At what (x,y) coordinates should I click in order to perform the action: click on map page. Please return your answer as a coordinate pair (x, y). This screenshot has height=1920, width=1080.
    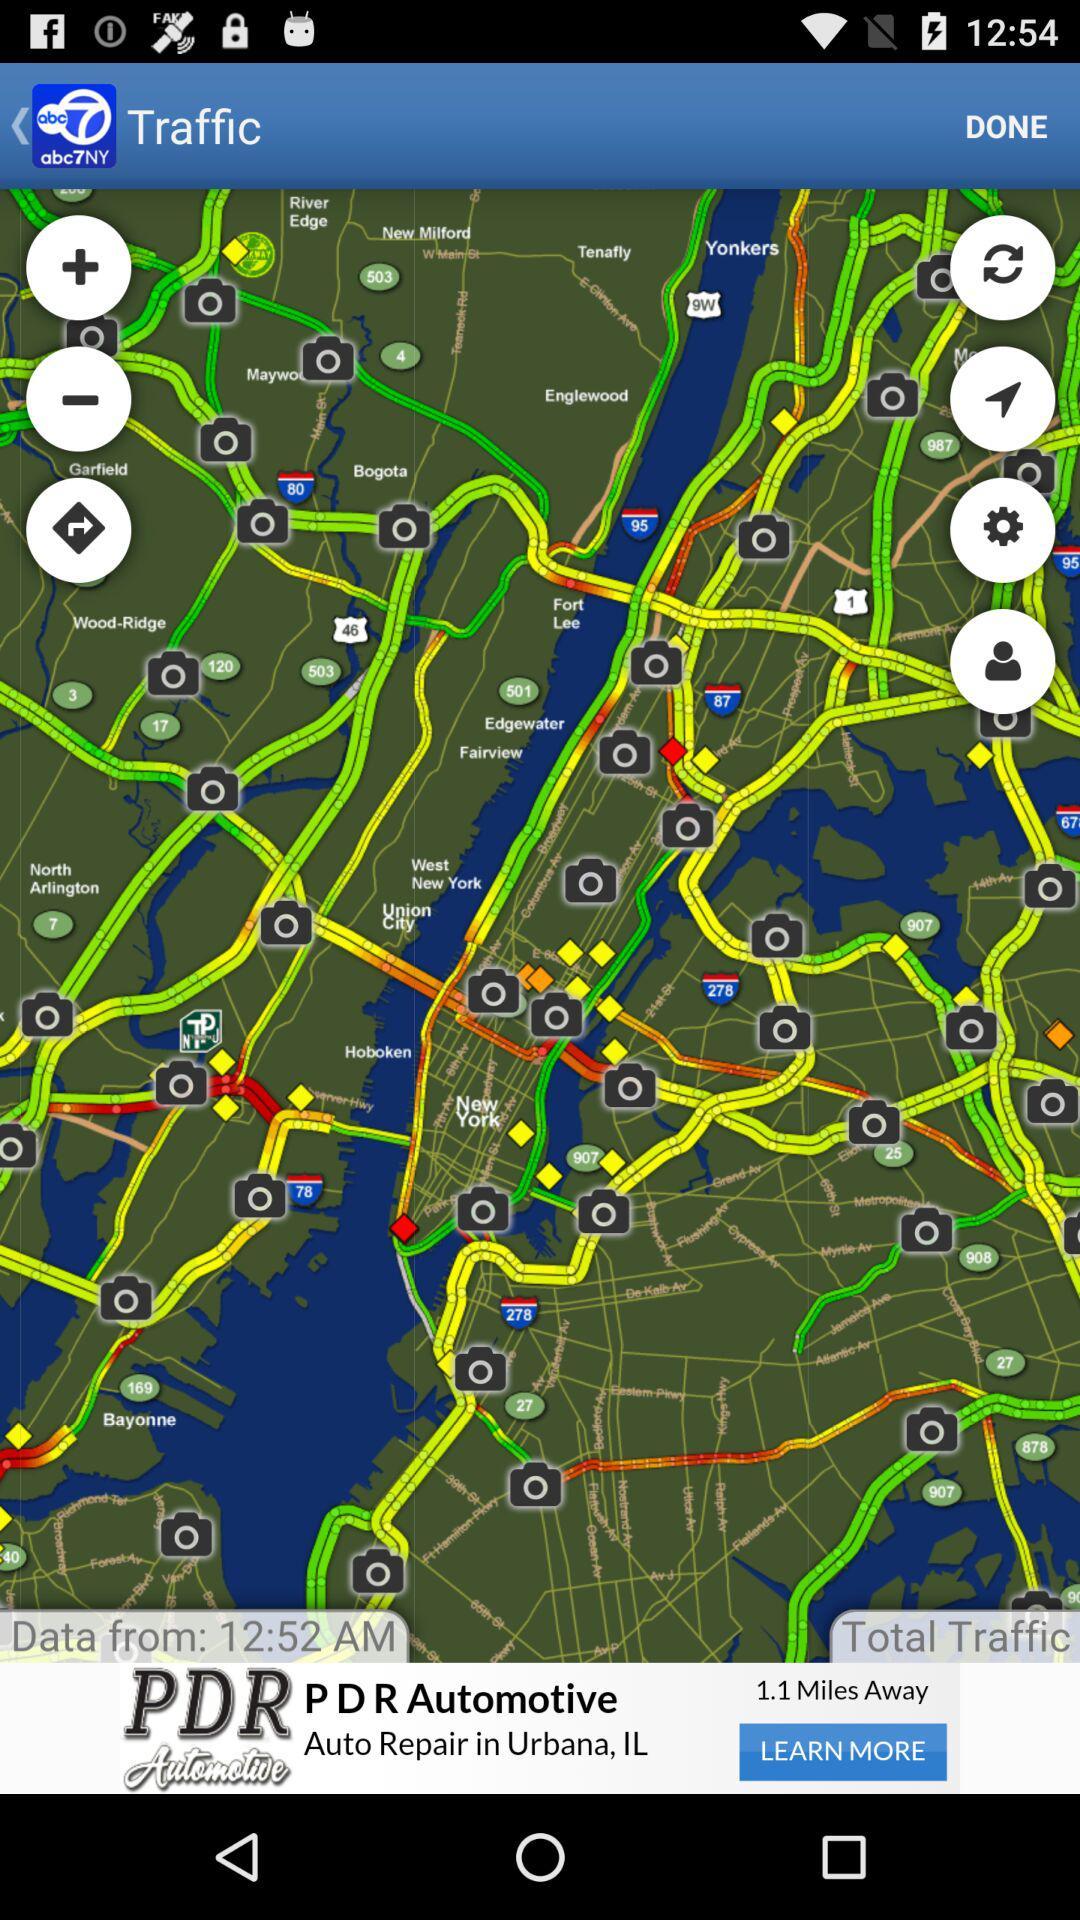
    Looking at the image, I should click on (540, 924).